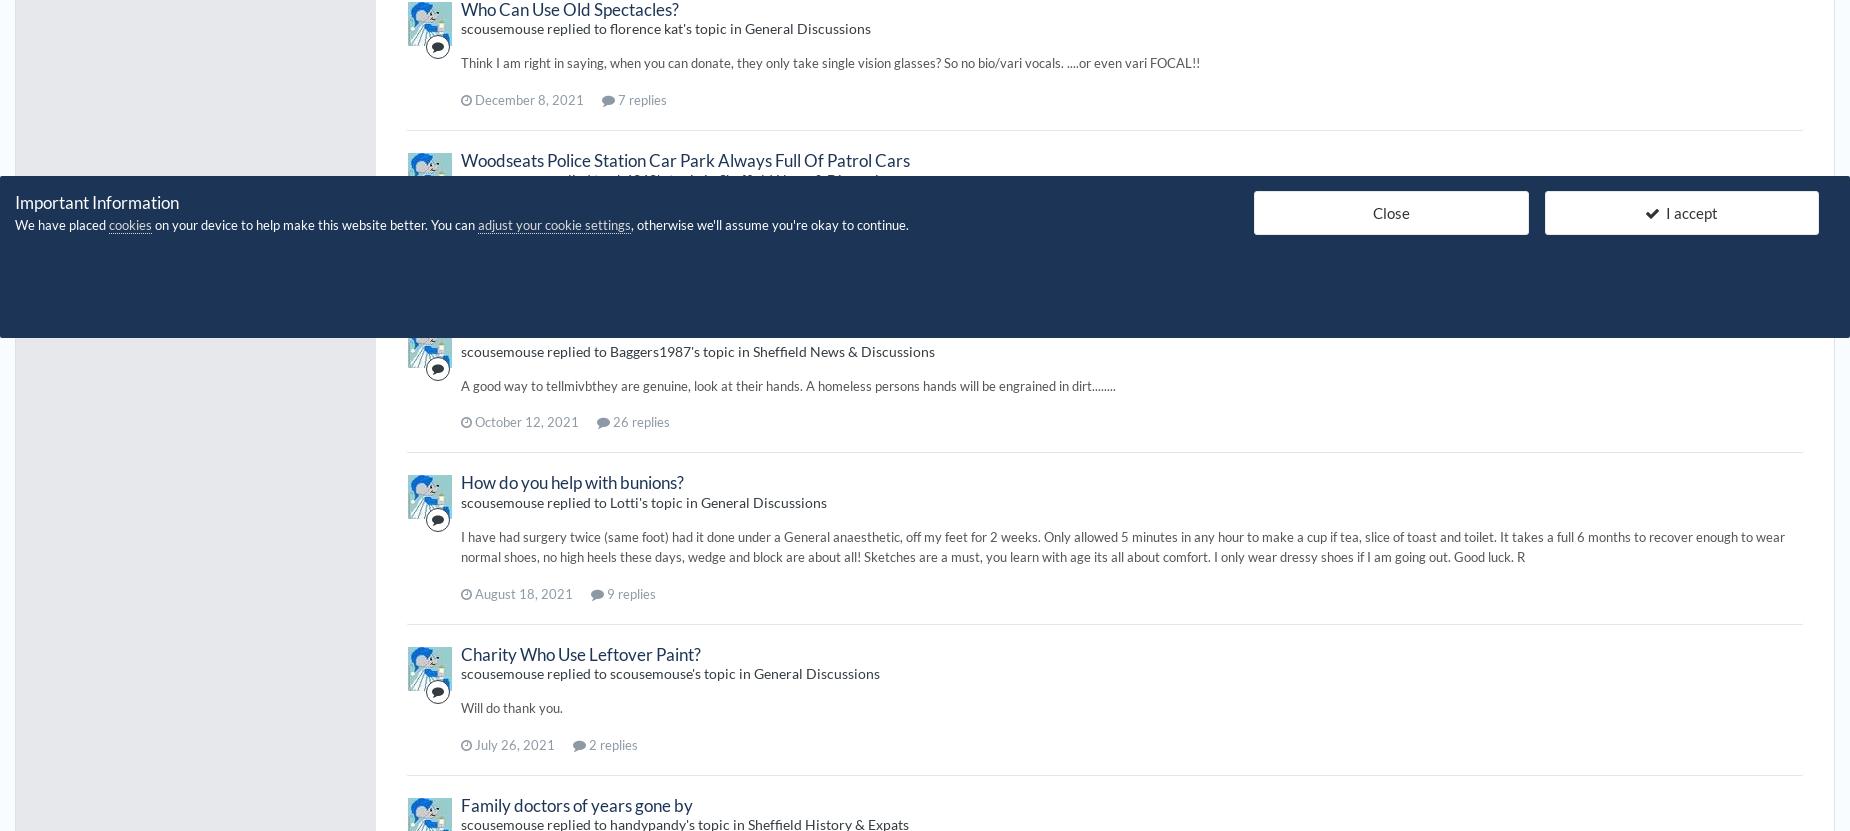 The image size is (1850, 831). I want to click on 'Will do thank you.', so click(460, 707).